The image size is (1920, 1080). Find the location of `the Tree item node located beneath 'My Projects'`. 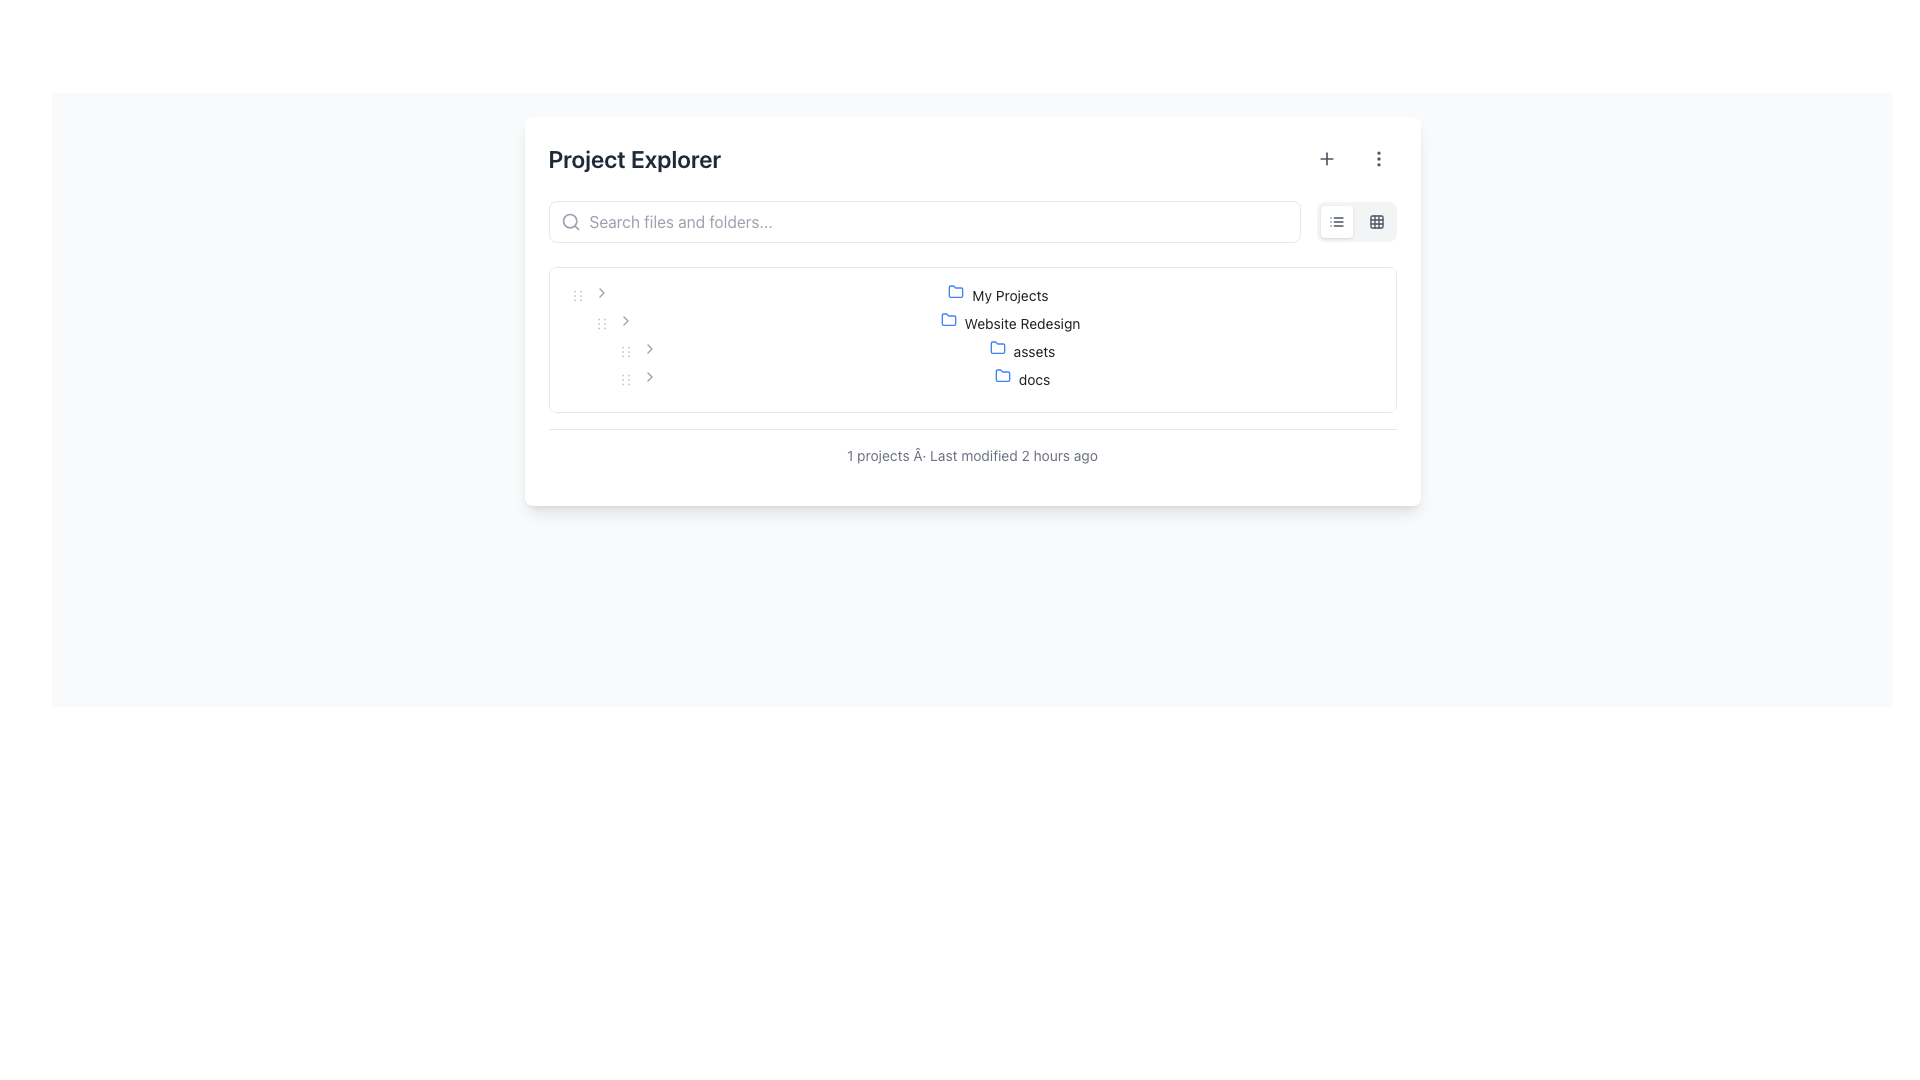

the Tree item node located beneath 'My Projects' is located at coordinates (1010, 323).